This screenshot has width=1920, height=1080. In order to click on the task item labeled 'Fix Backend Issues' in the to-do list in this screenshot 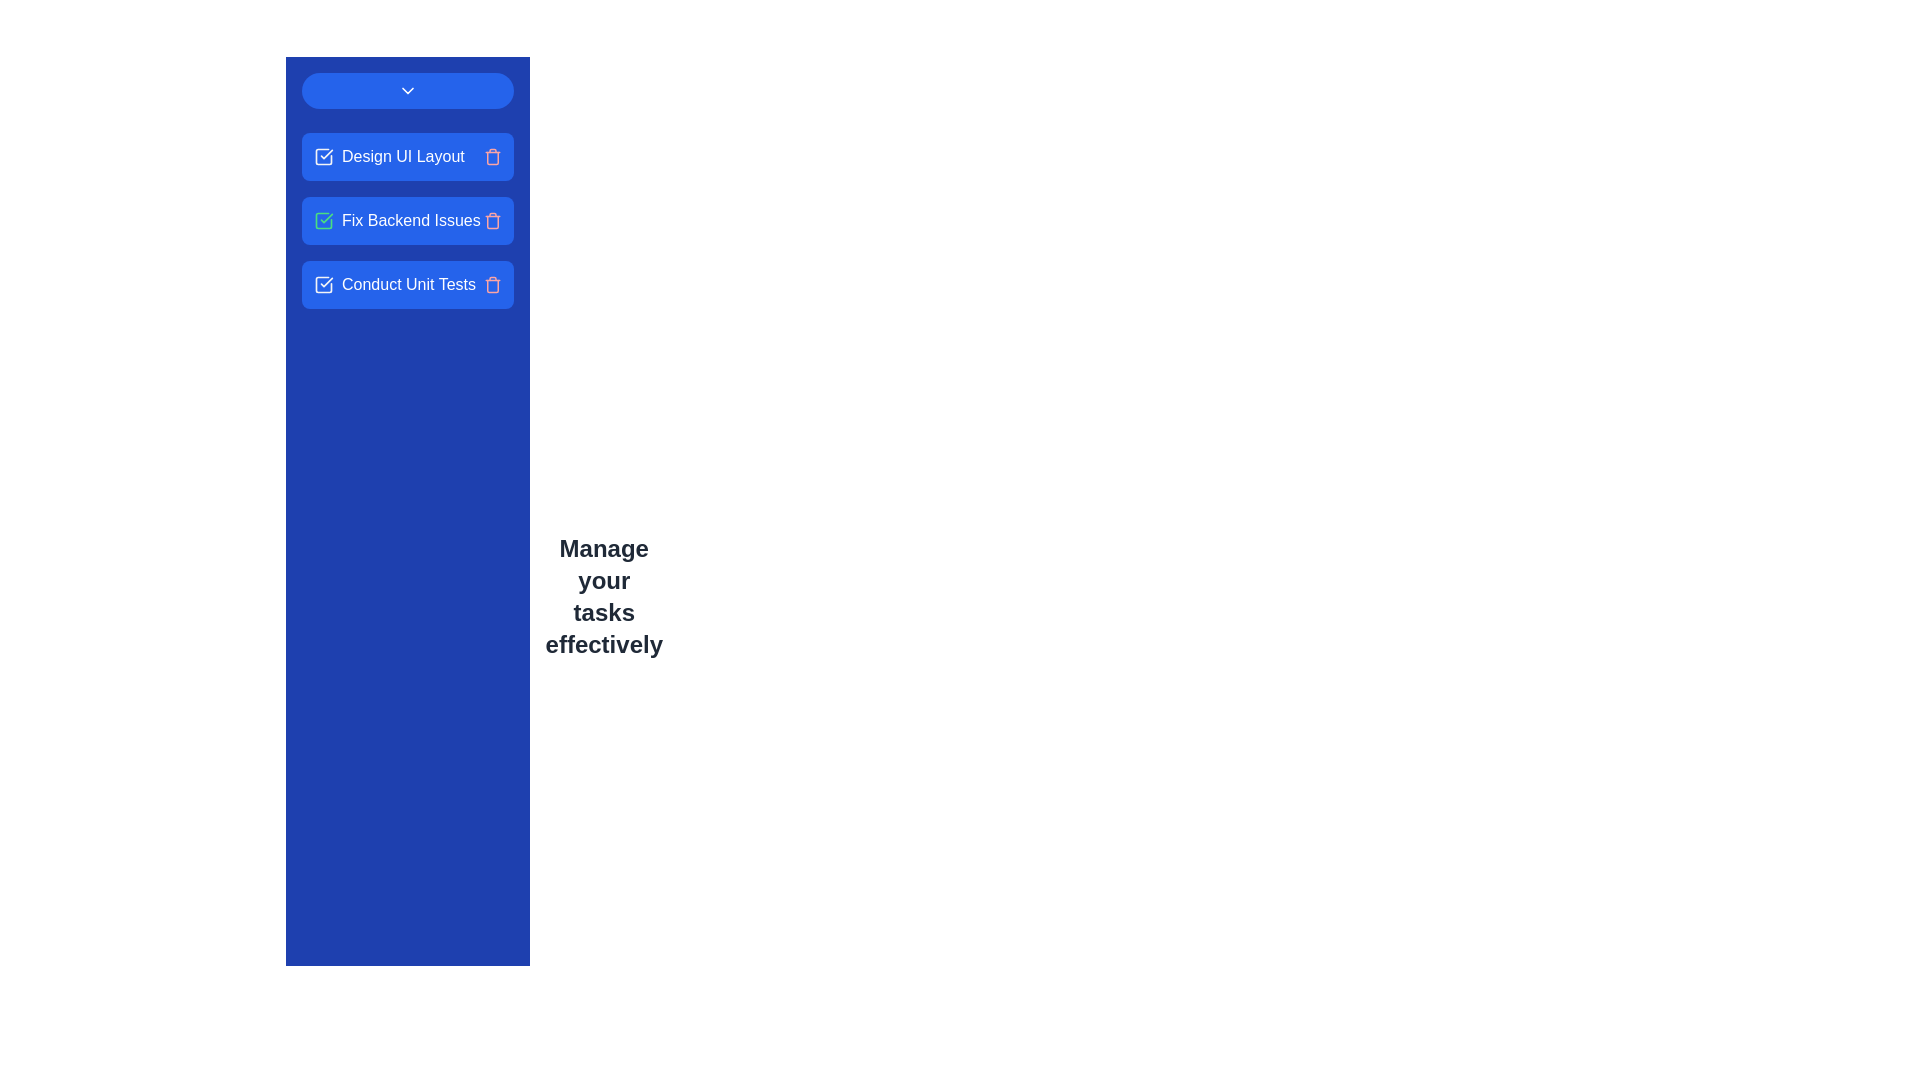, I will do `click(406, 220)`.